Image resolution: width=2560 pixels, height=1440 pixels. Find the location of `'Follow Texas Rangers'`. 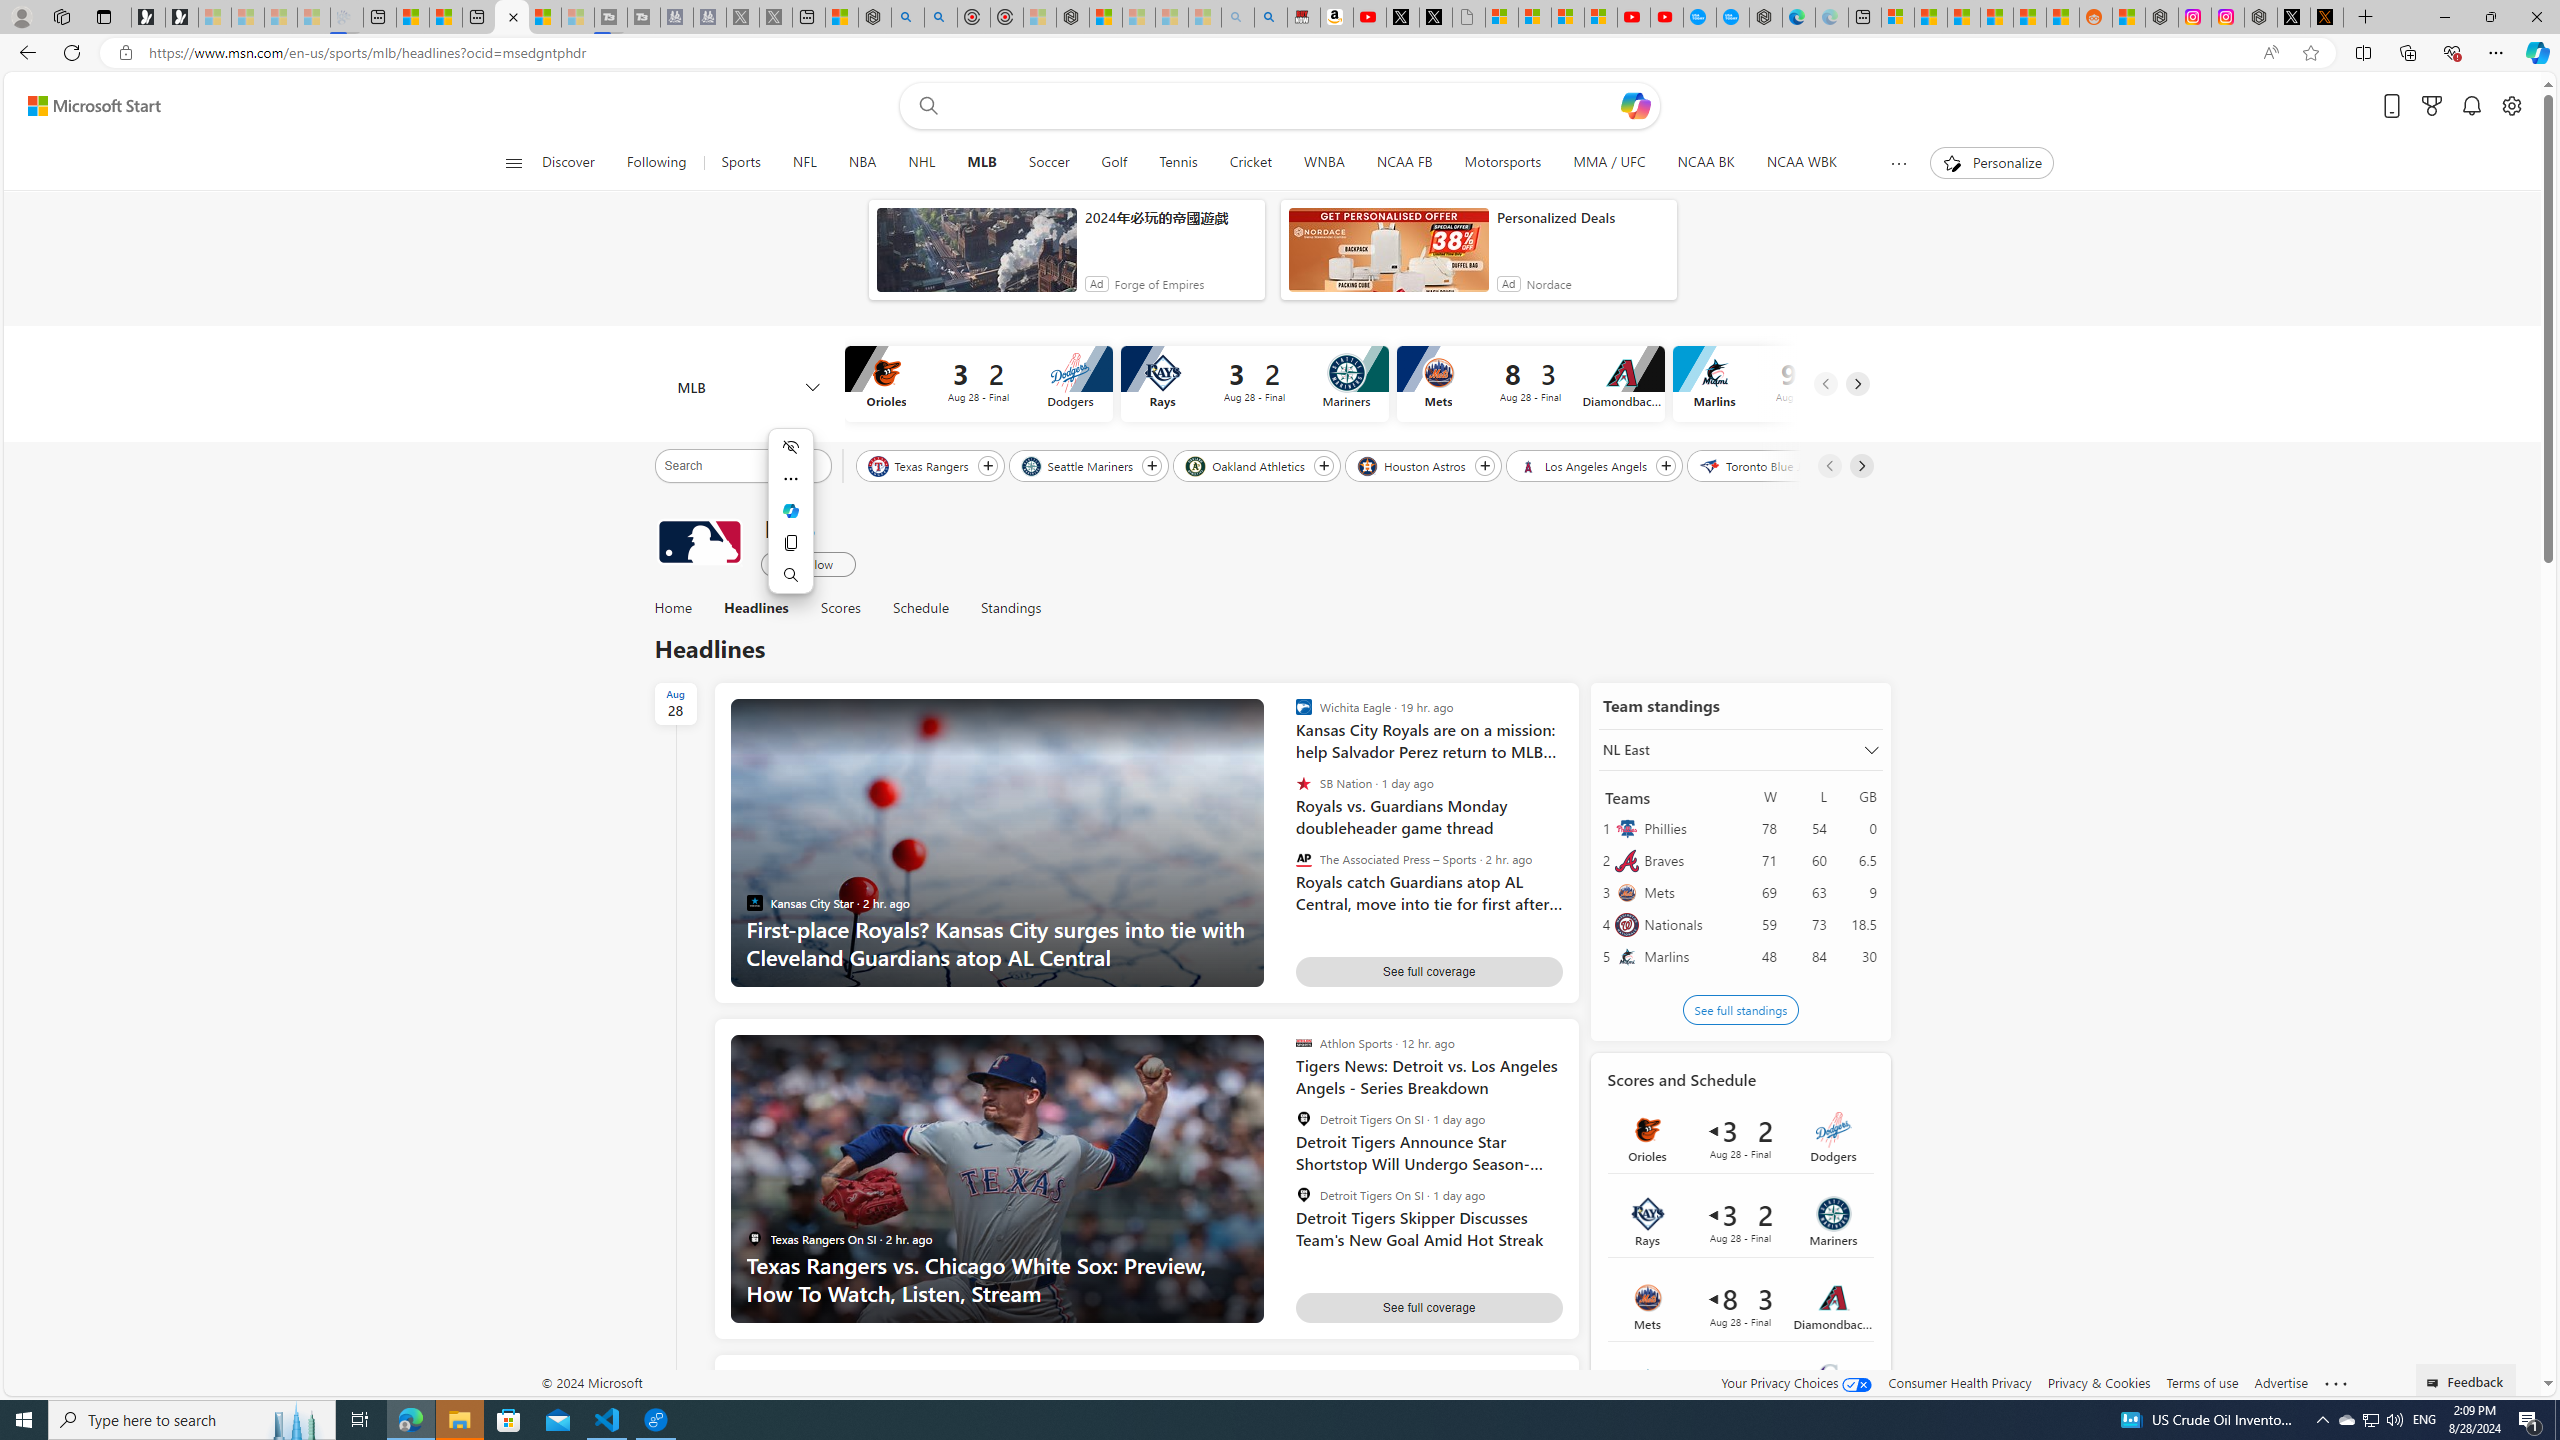

'Follow Texas Rangers' is located at coordinates (987, 466).